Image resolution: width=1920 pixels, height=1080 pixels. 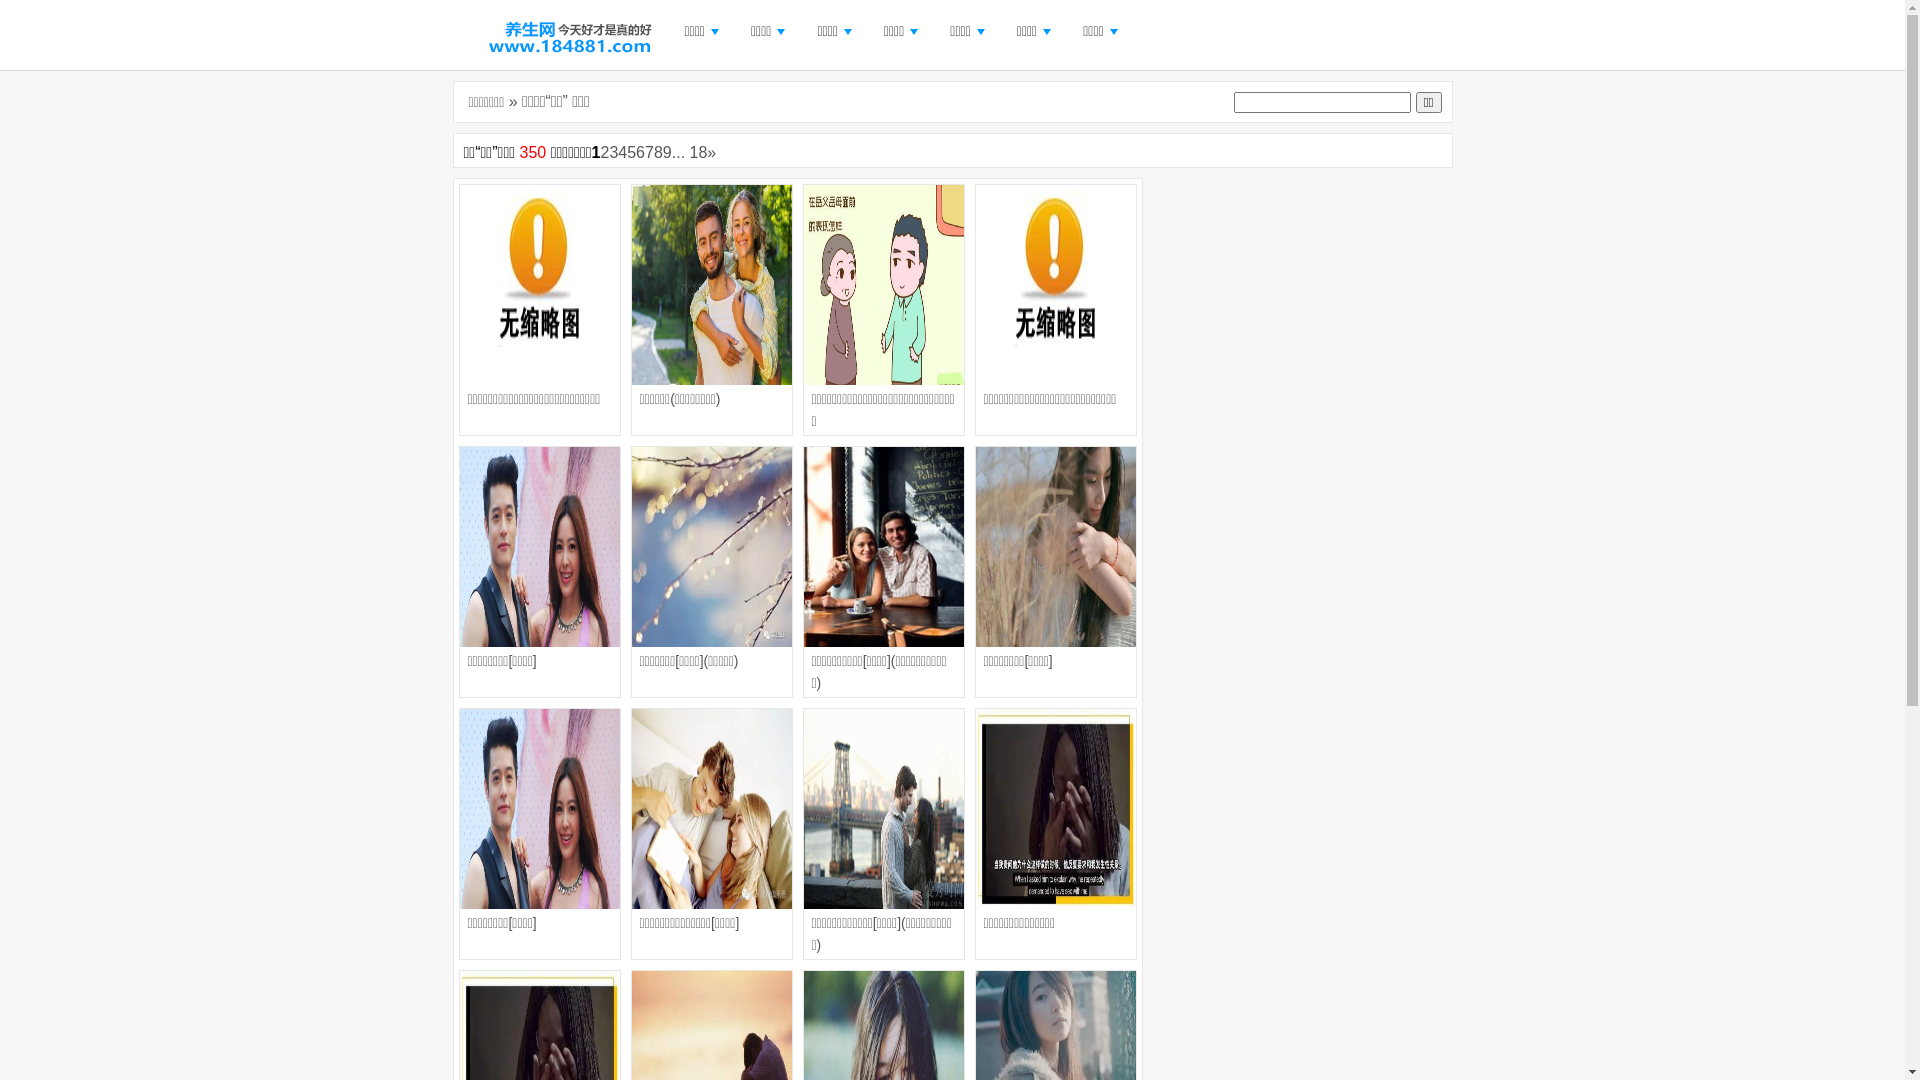 I want to click on '6', so click(x=640, y=151).